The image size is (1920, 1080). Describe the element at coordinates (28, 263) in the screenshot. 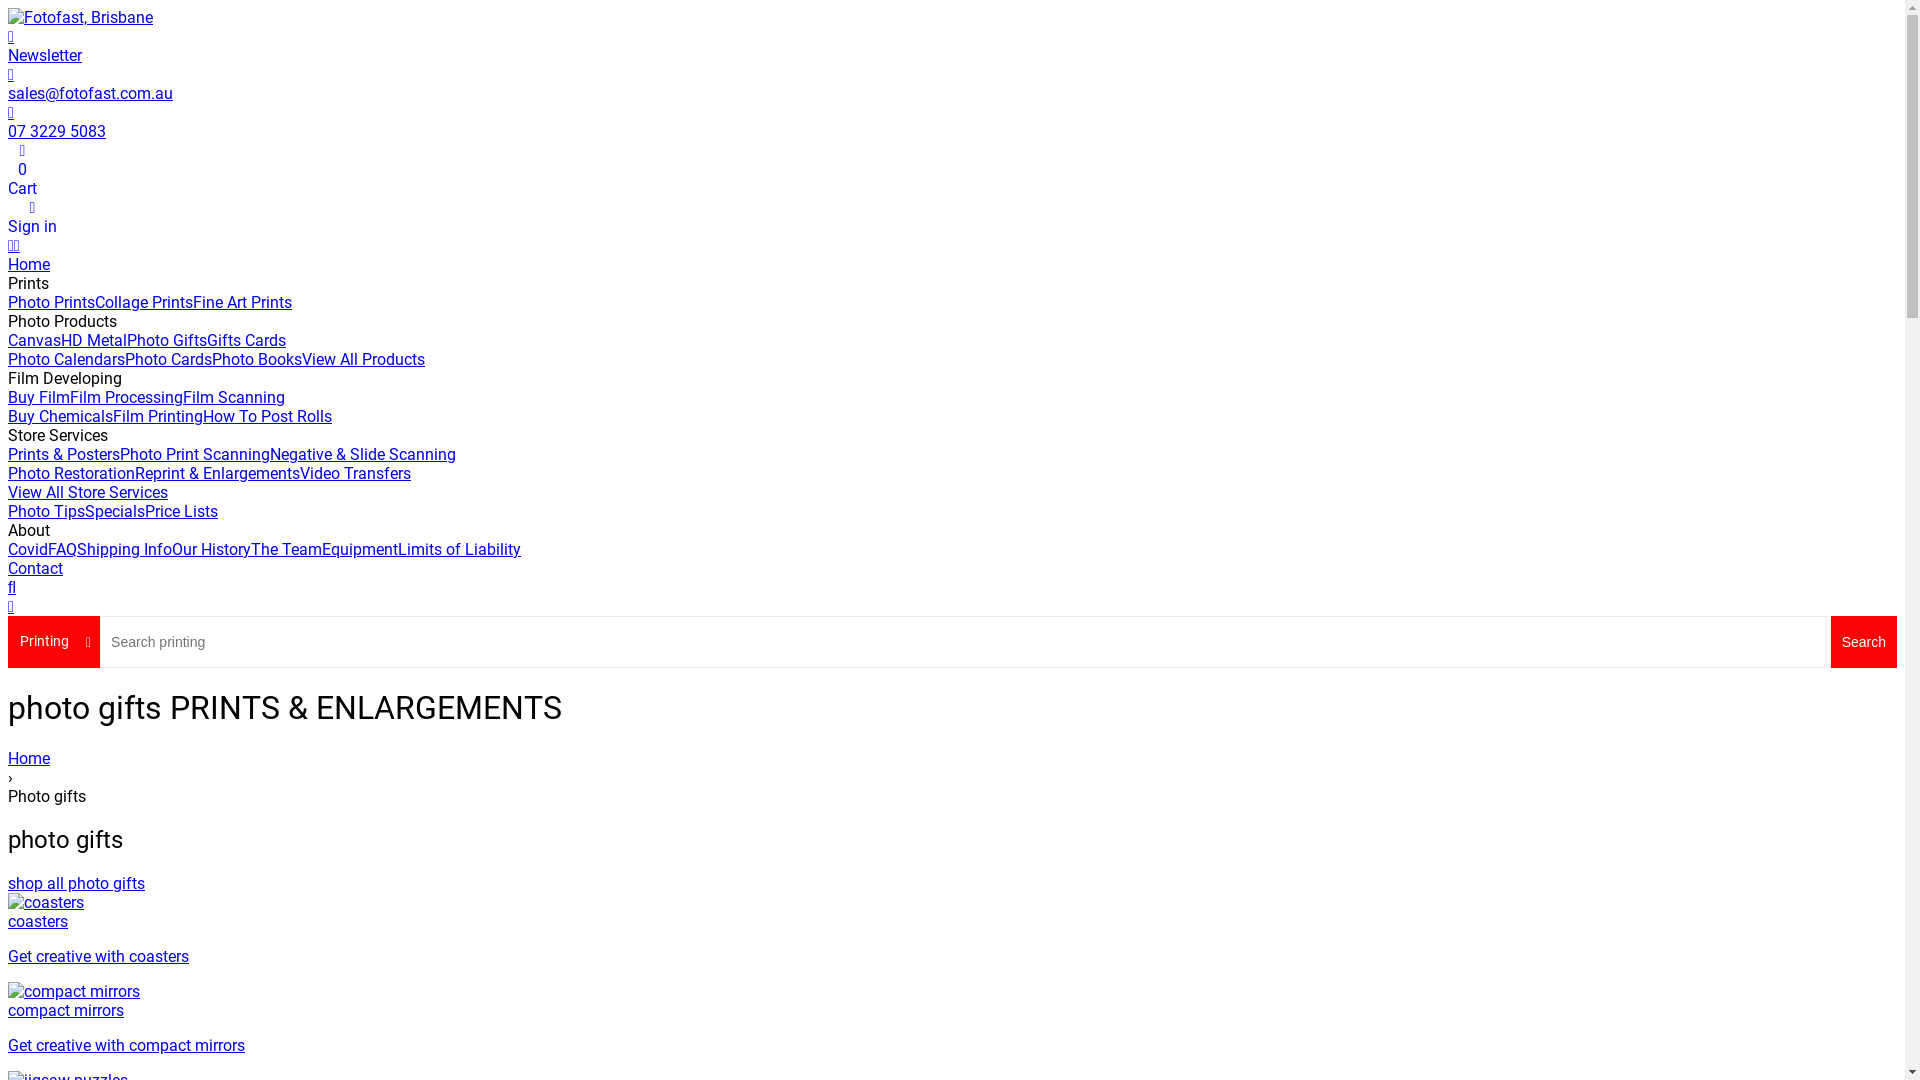

I see `'Home'` at that location.